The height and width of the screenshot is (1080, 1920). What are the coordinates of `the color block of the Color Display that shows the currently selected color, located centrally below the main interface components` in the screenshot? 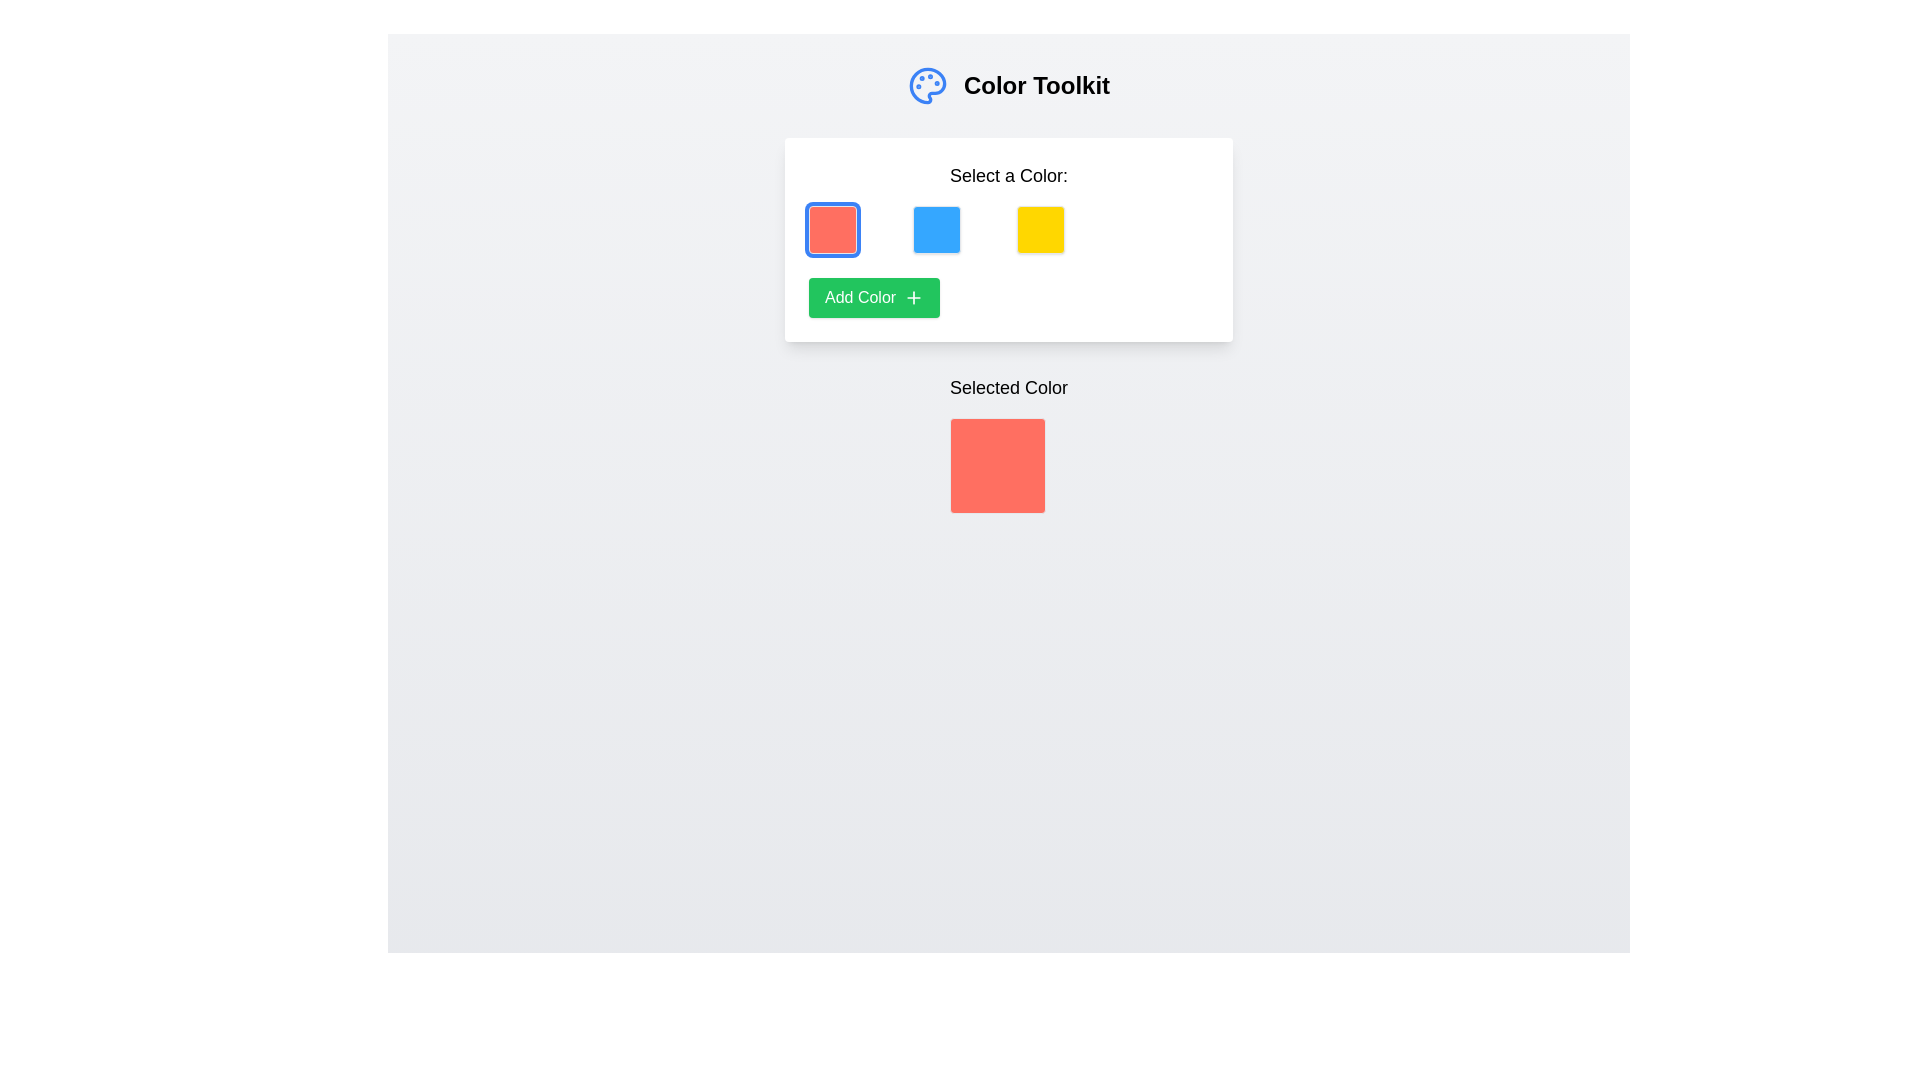 It's located at (1008, 442).